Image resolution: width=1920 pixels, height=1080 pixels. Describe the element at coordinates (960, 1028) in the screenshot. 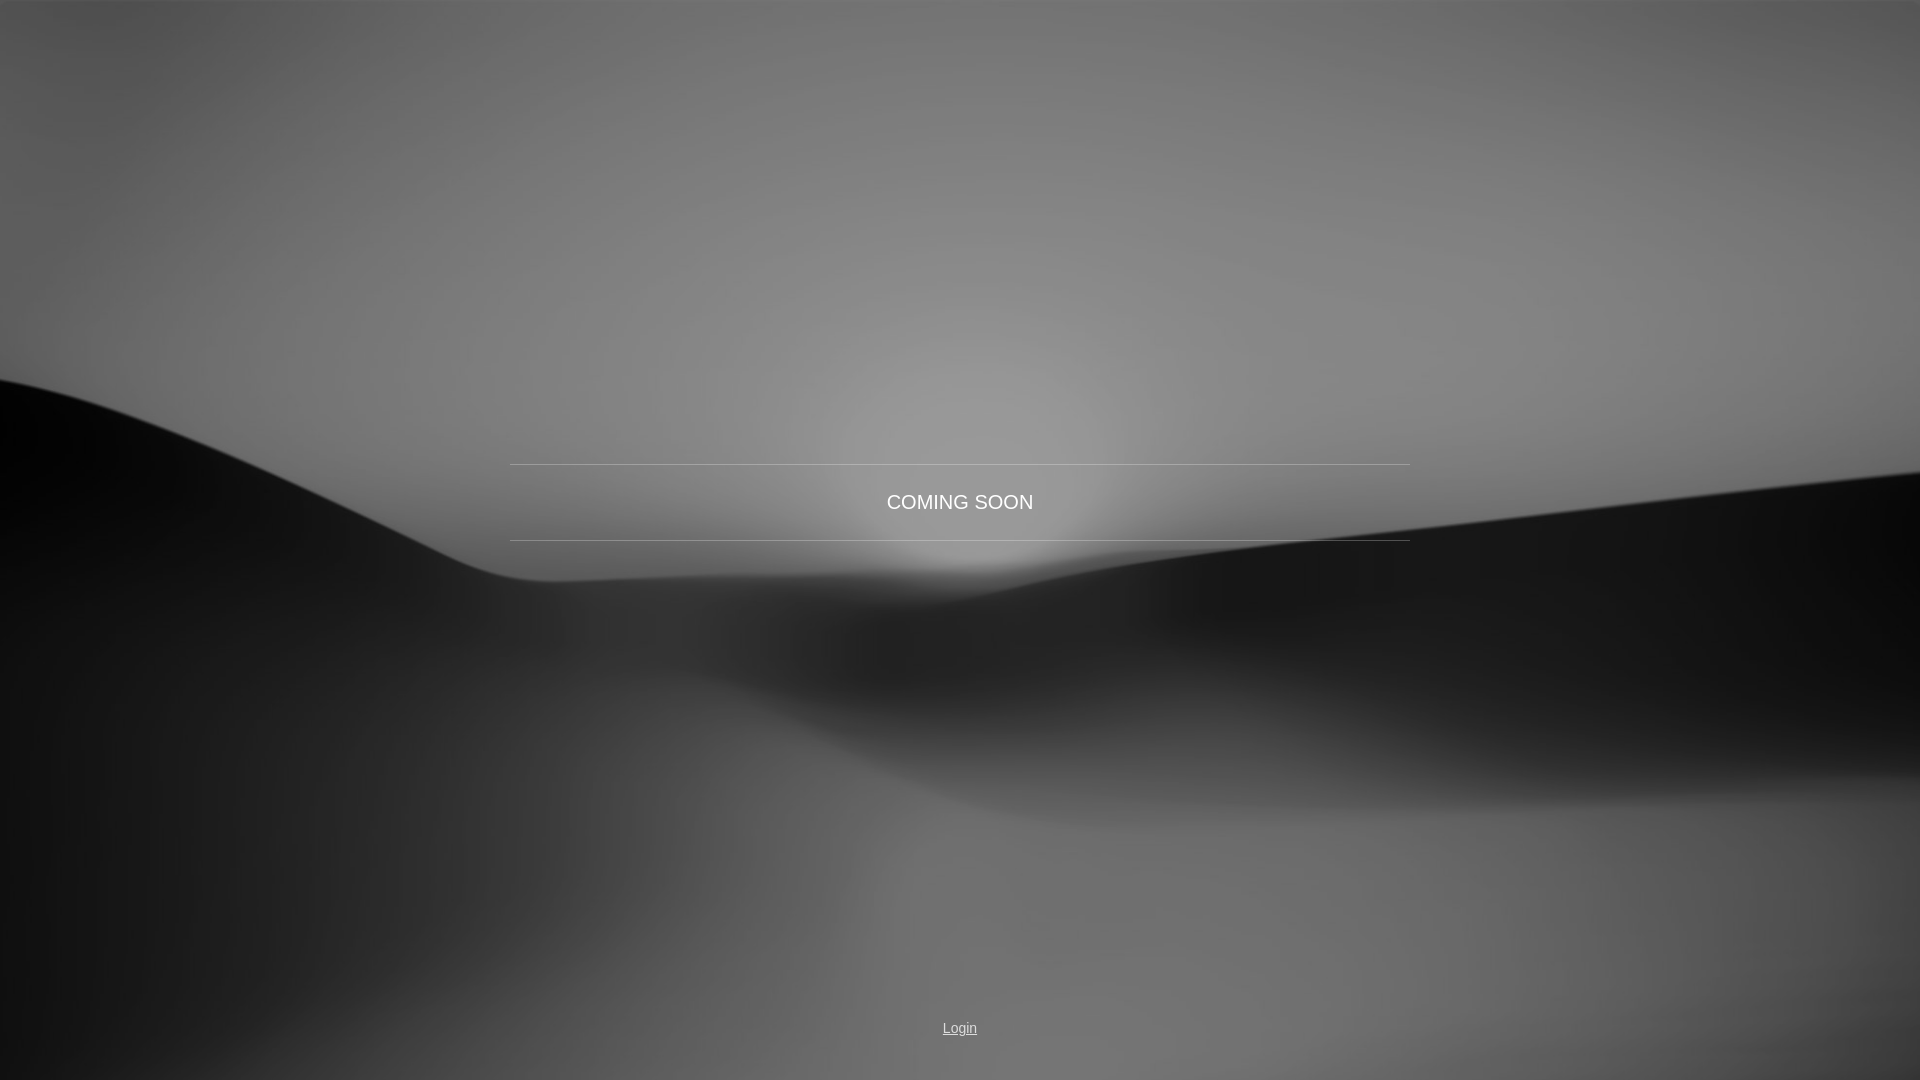

I see `'Login'` at that location.